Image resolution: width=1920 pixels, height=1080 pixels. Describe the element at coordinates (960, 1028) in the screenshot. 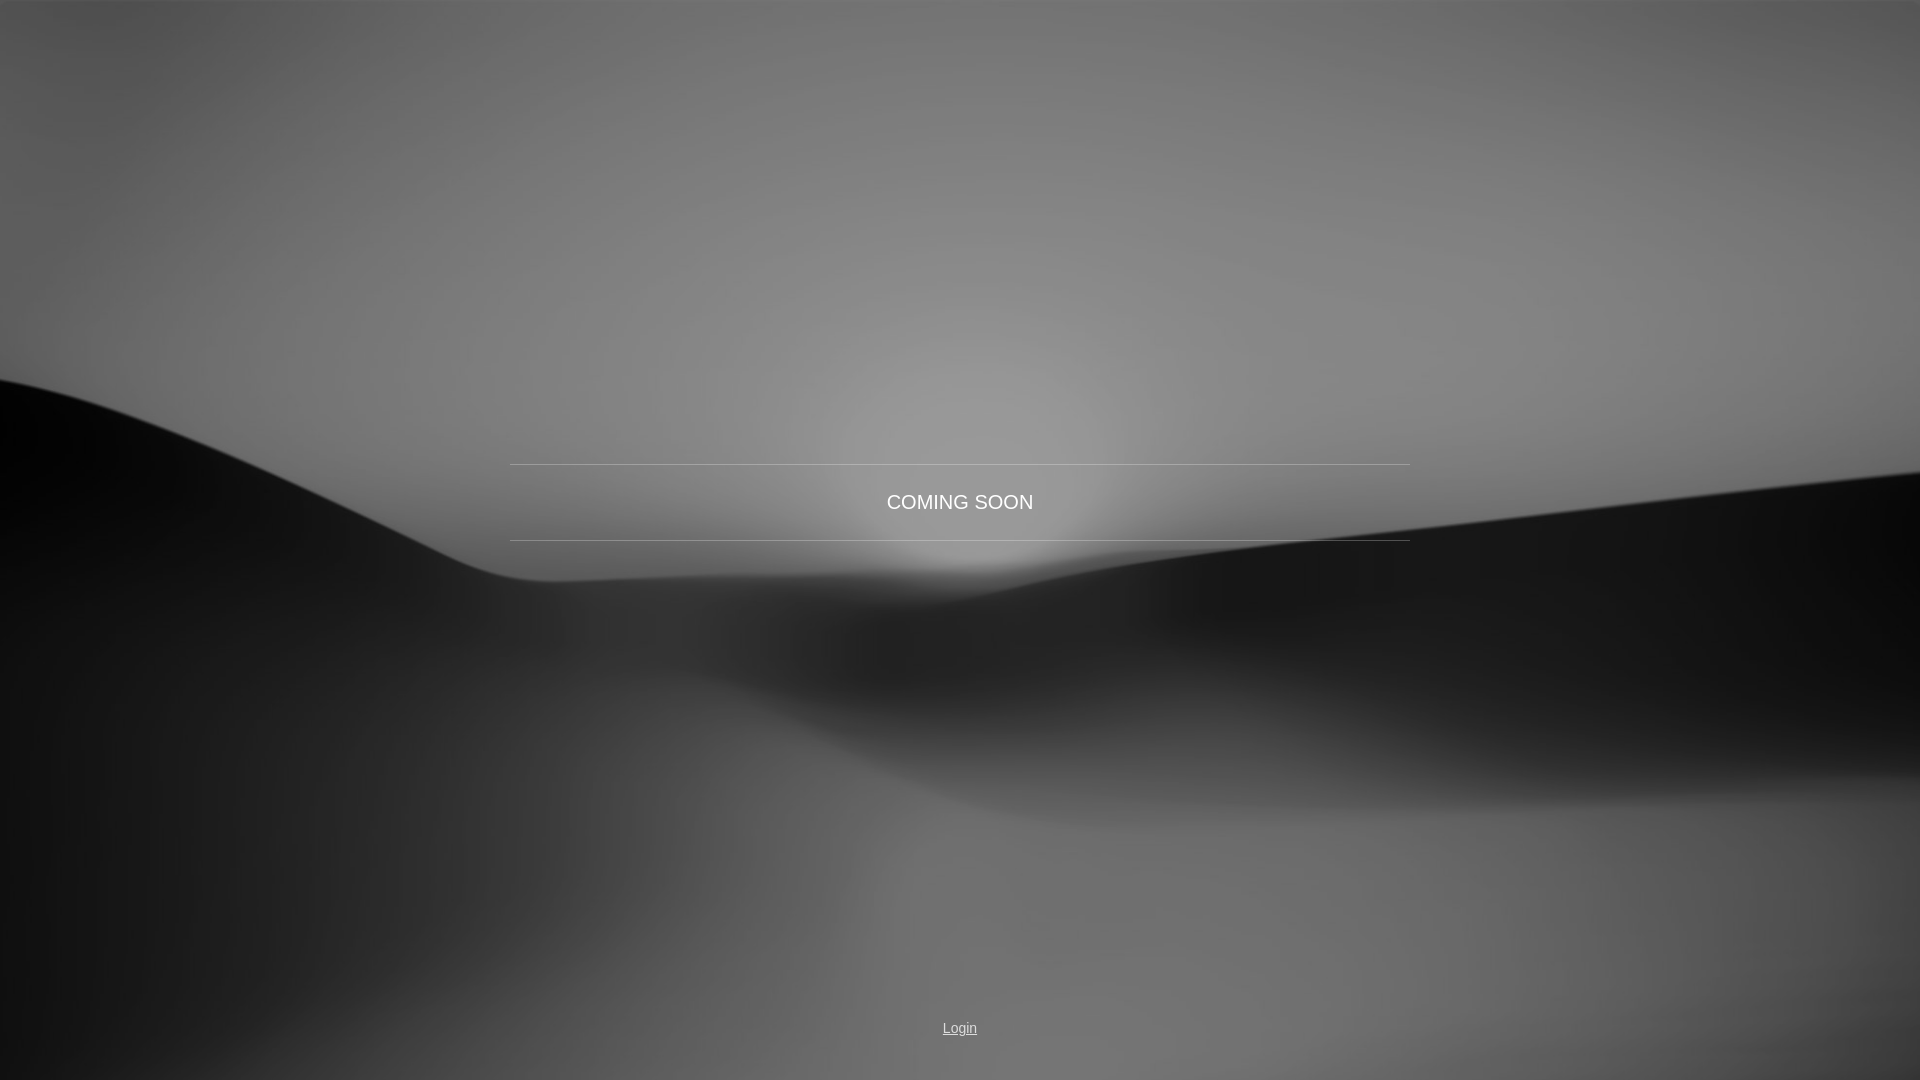

I see `'Login'` at that location.